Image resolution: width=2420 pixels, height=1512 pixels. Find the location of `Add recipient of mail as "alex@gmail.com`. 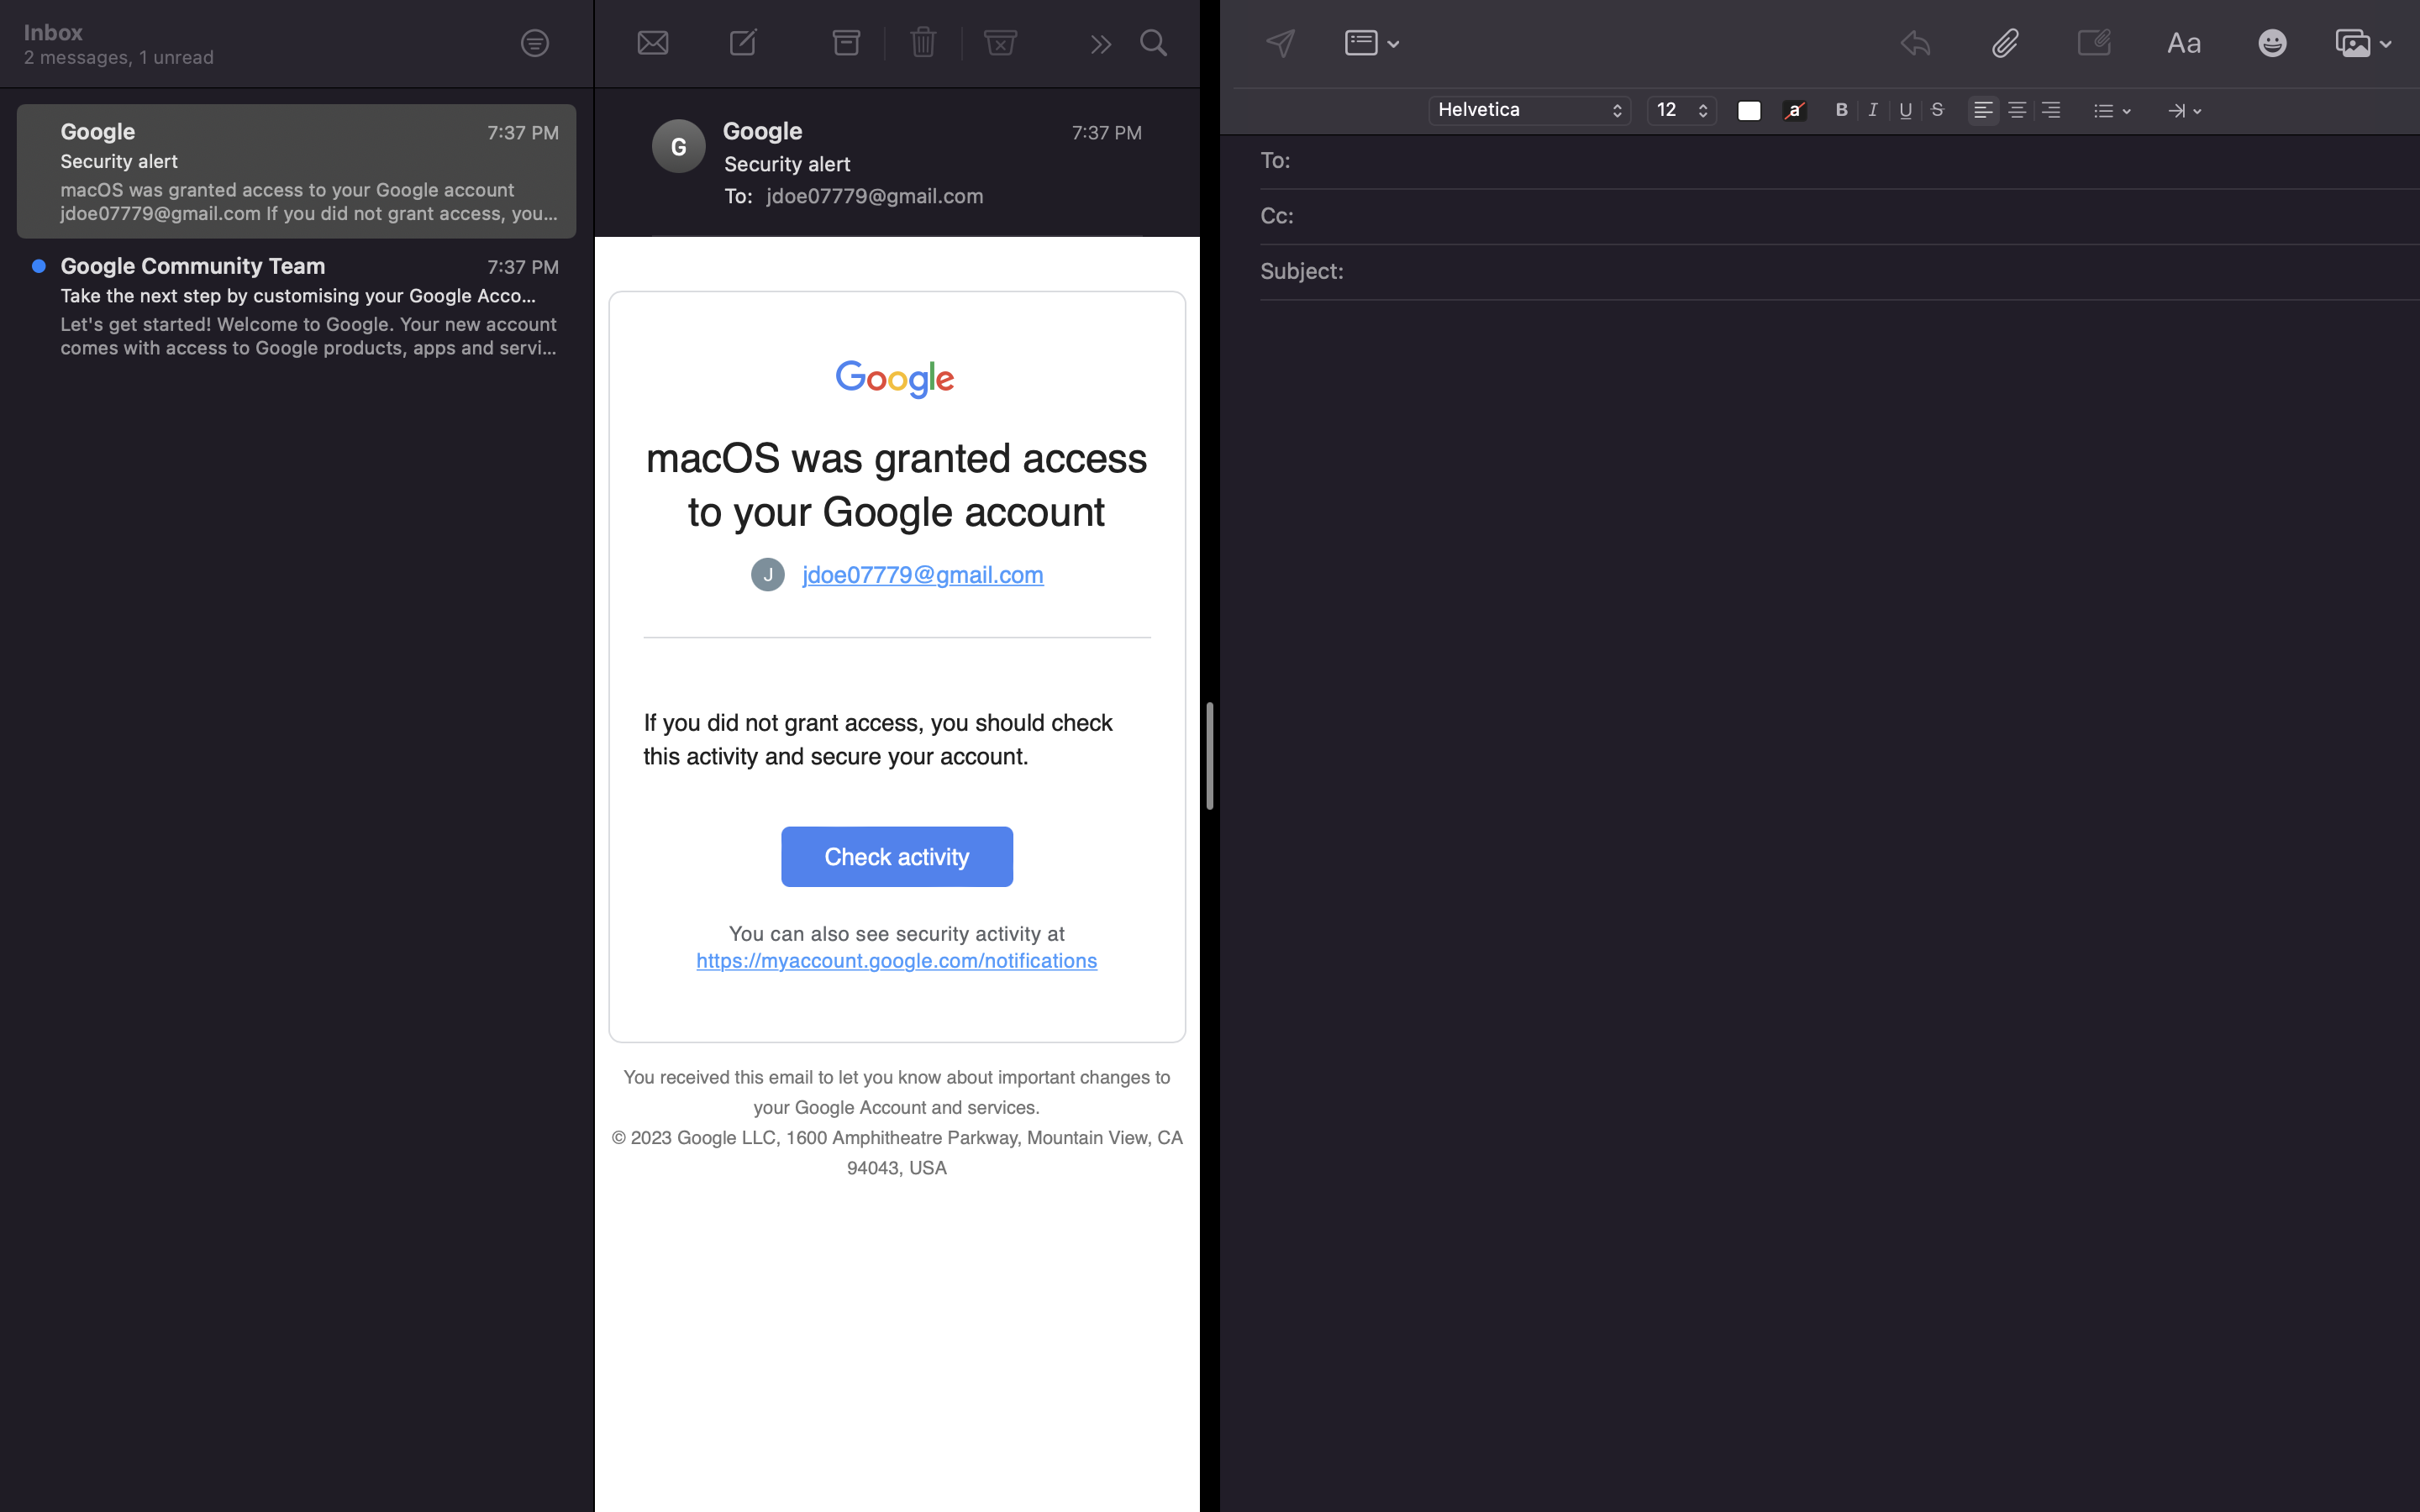

Add recipient of mail as "alex@gmail.com is located at coordinates (1854, 162).